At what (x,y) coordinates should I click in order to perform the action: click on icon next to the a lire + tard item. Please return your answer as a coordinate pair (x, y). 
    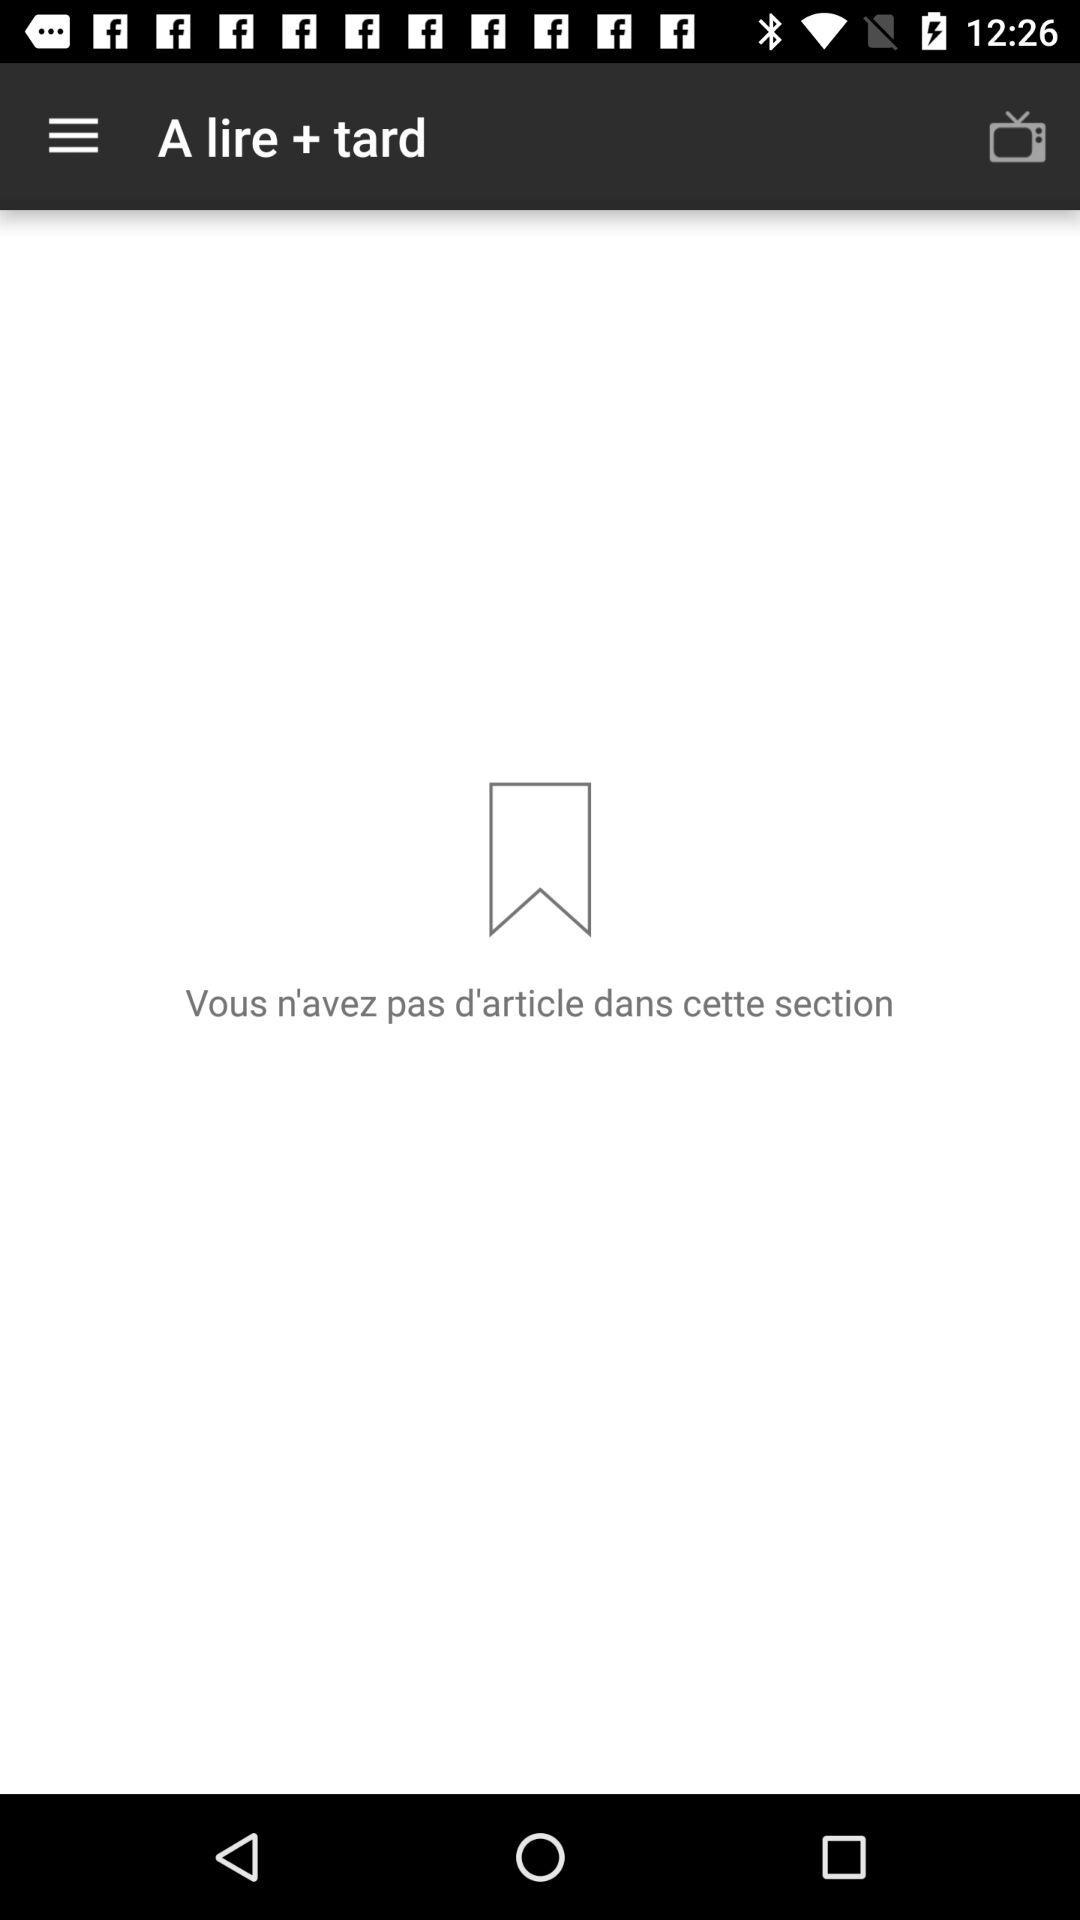
    Looking at the image, I should click on (72, 135).